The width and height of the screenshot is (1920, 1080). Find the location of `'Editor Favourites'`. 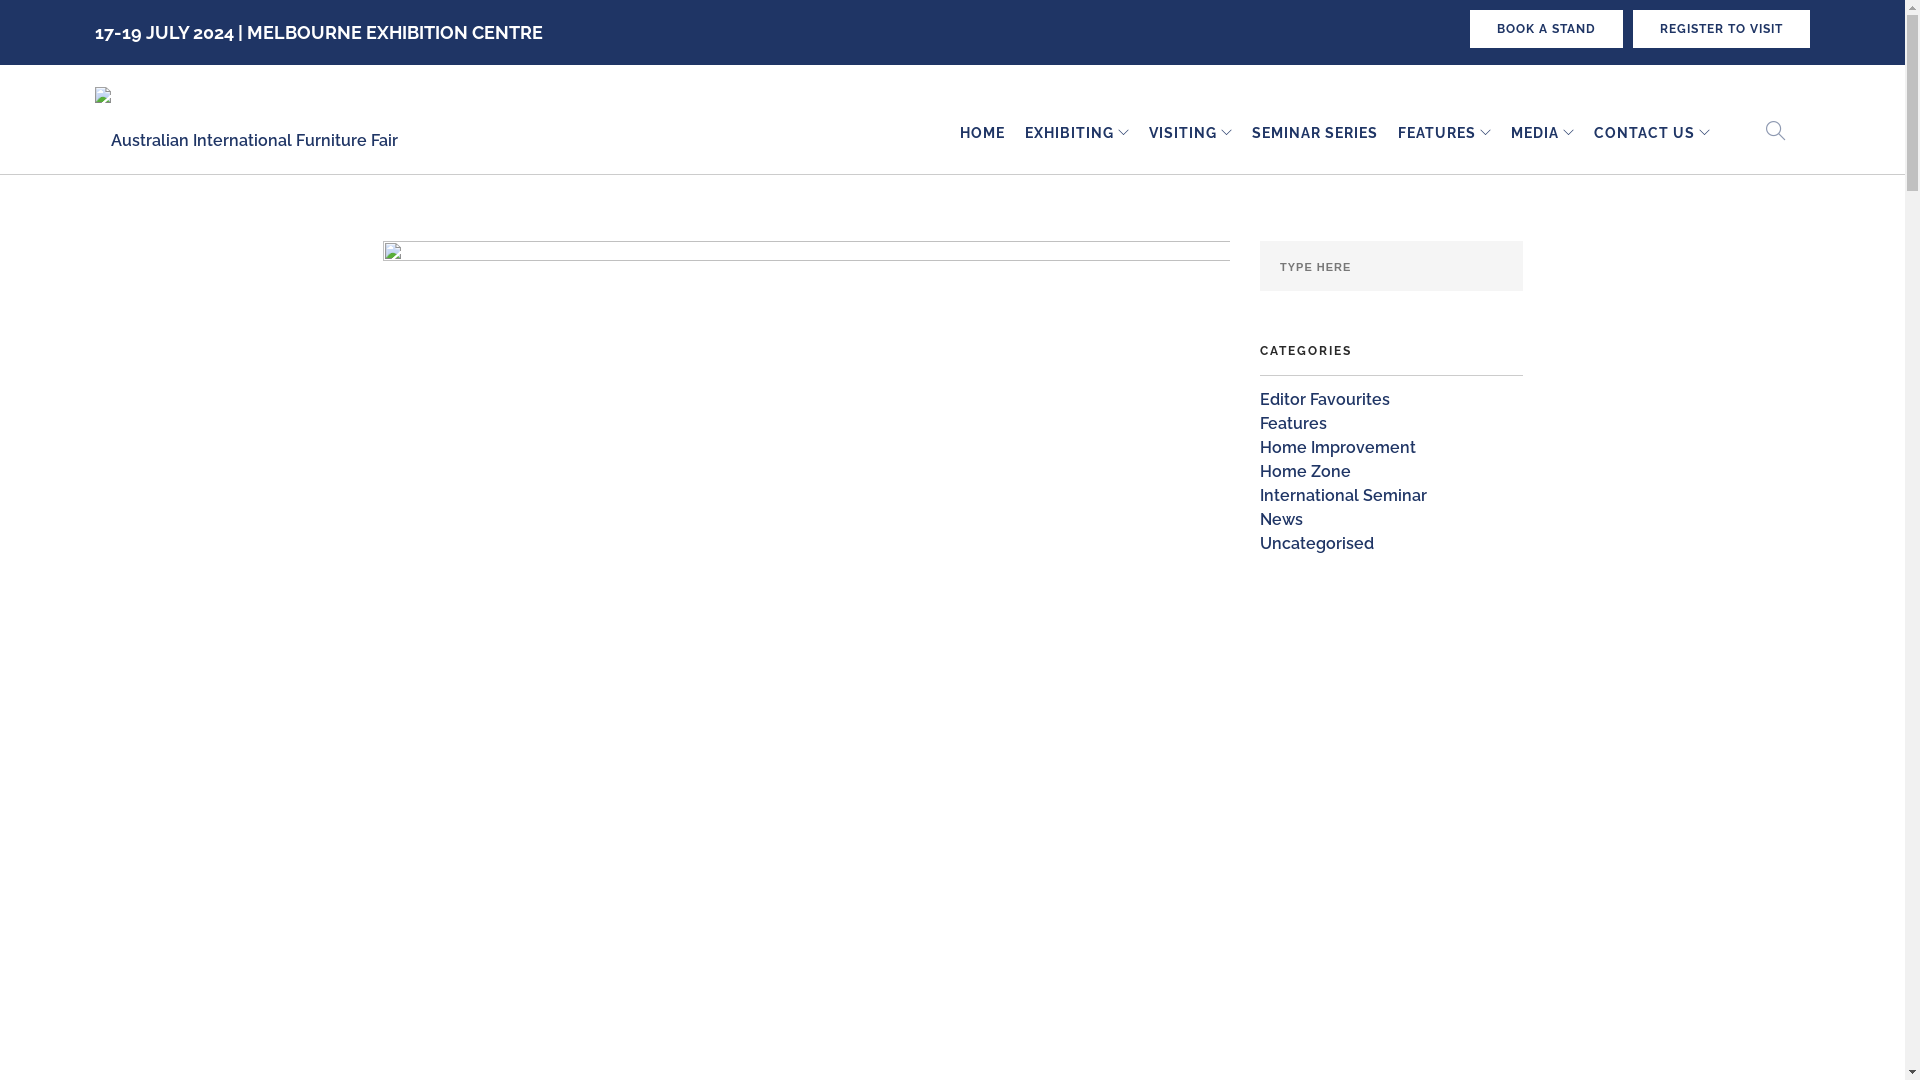

'Editor Favourites' is located at coordinates (1324, 399).